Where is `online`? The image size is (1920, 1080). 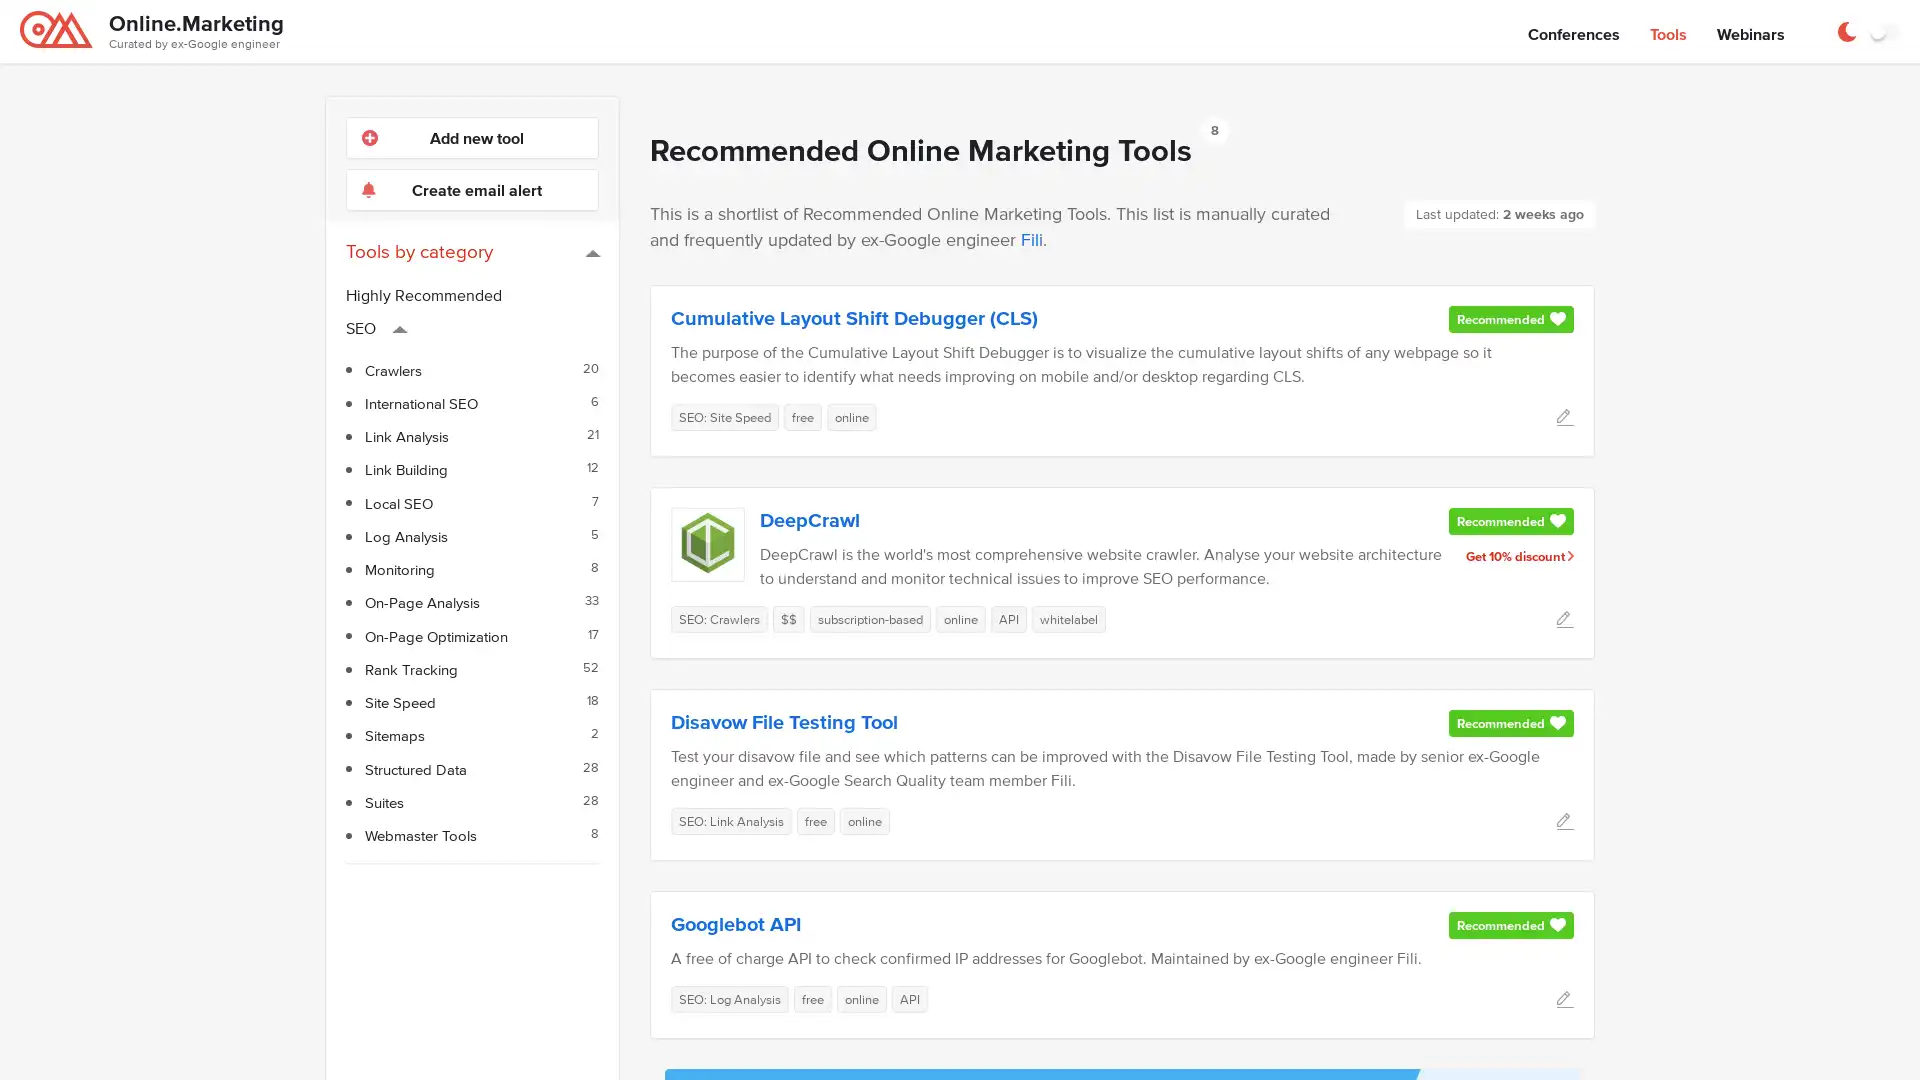 online is located at coordinates (864, 820).